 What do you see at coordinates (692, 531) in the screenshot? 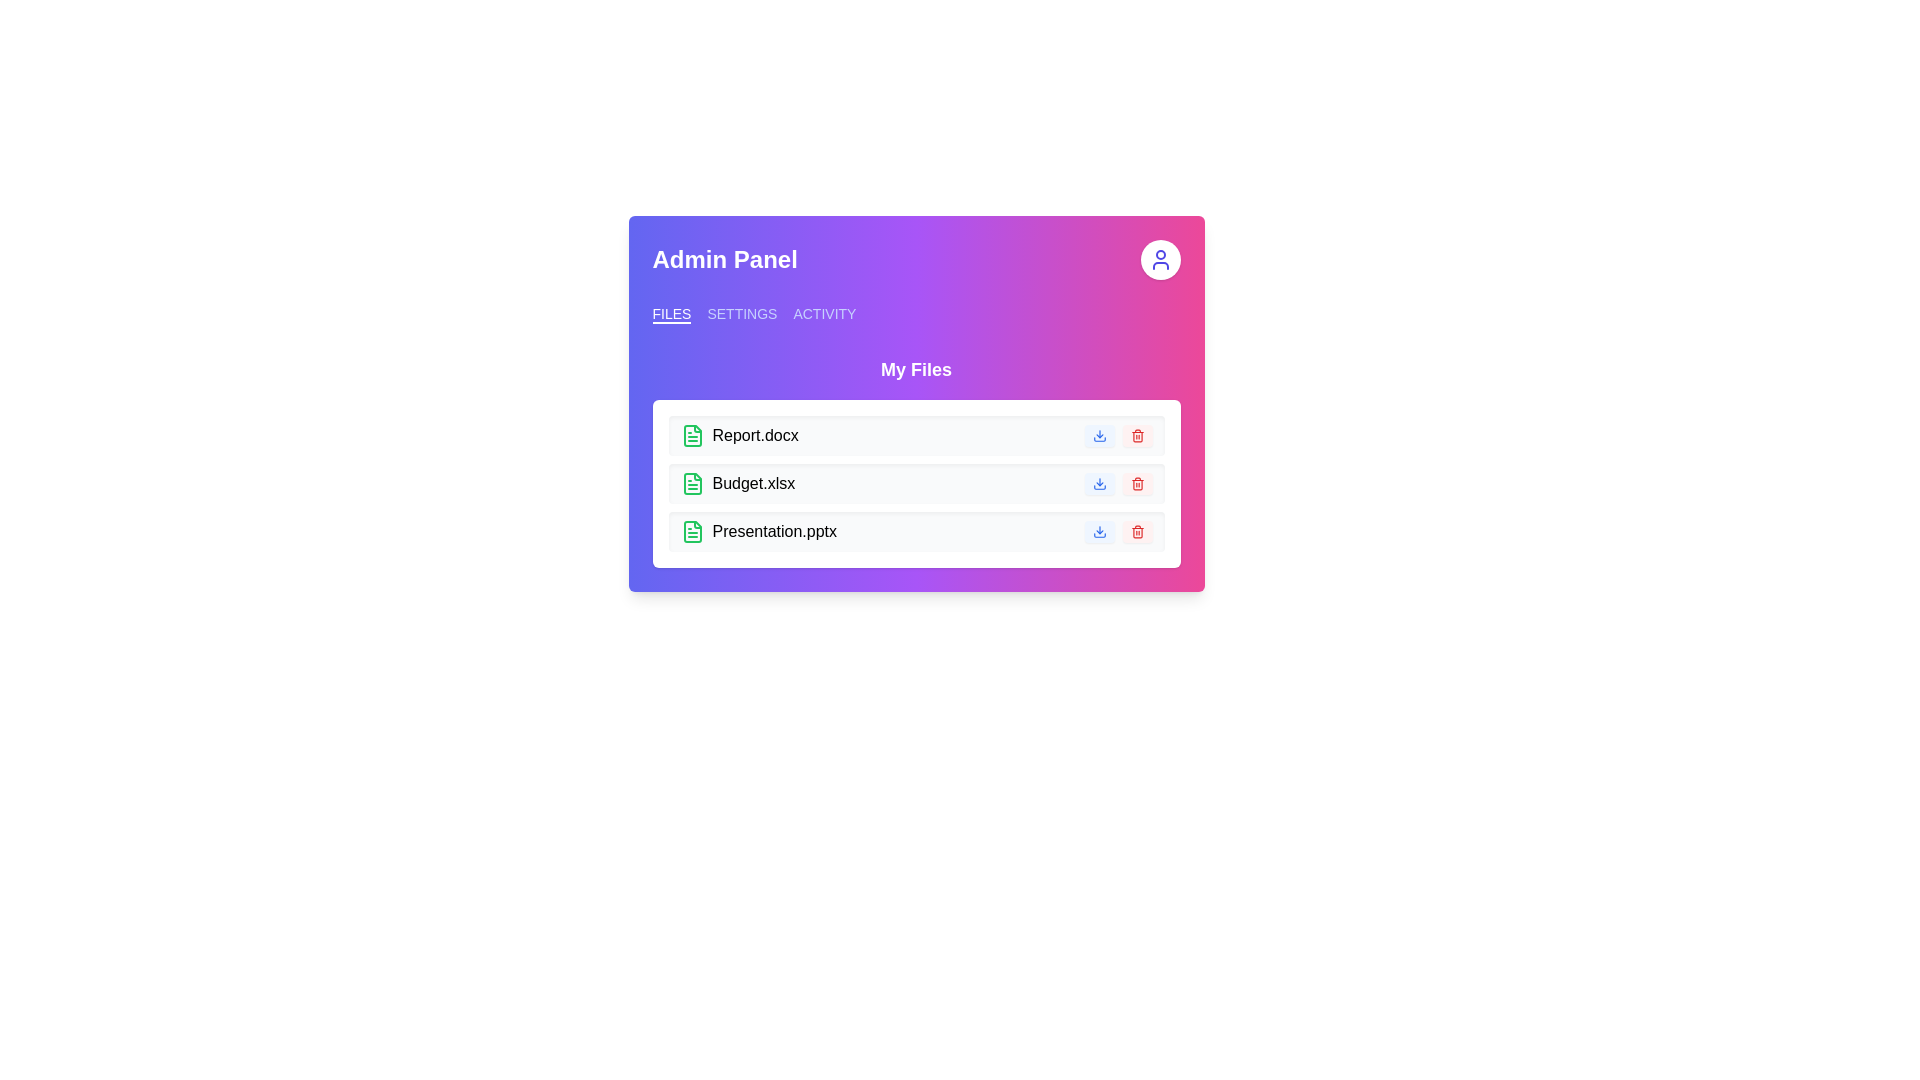
I see `the graphical file icon representing 'Report.docx', which is the first icon in the 'My Files' section, located on the left side of the file list` at bounding box center [692, 531].